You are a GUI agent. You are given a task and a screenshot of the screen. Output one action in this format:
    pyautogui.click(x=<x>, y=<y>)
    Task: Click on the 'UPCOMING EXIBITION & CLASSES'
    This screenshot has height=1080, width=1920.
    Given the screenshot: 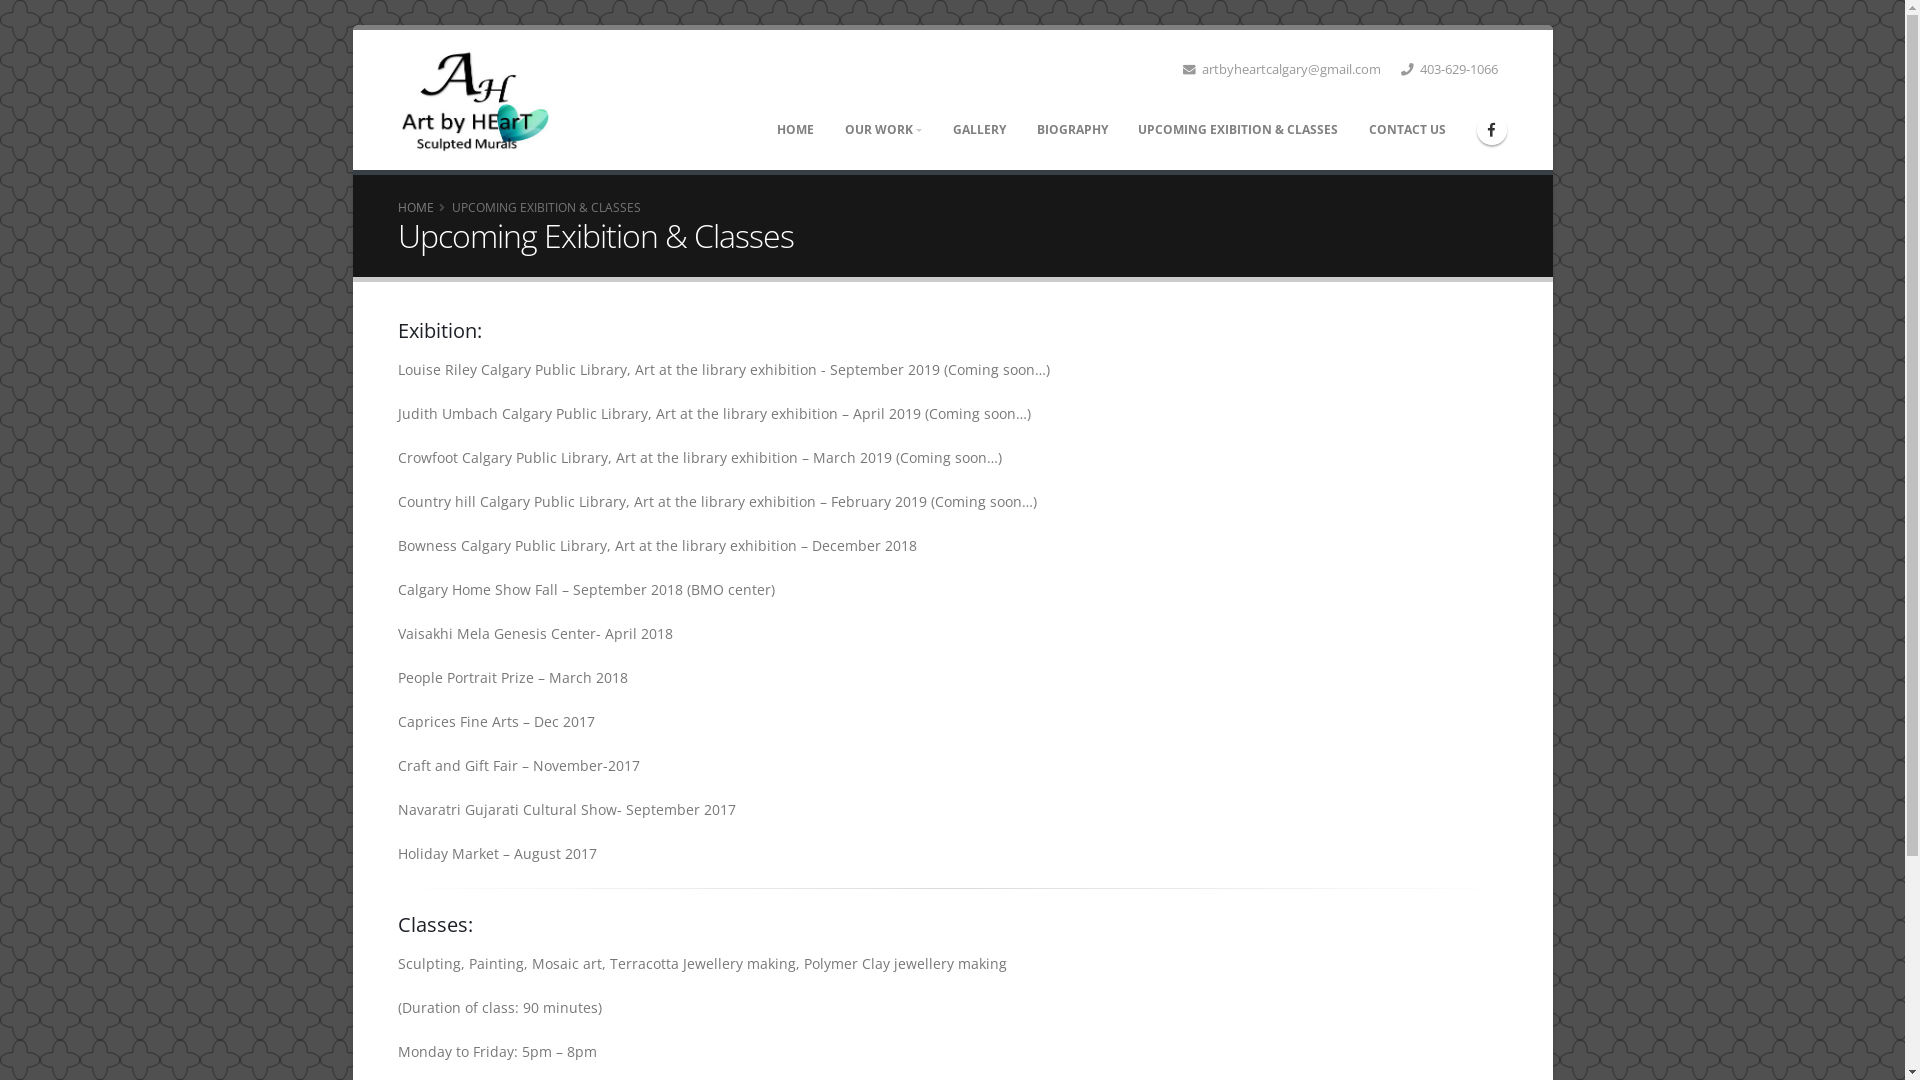 What is the action you would take?
    pyautogui.click(x=1123, y=130)
    